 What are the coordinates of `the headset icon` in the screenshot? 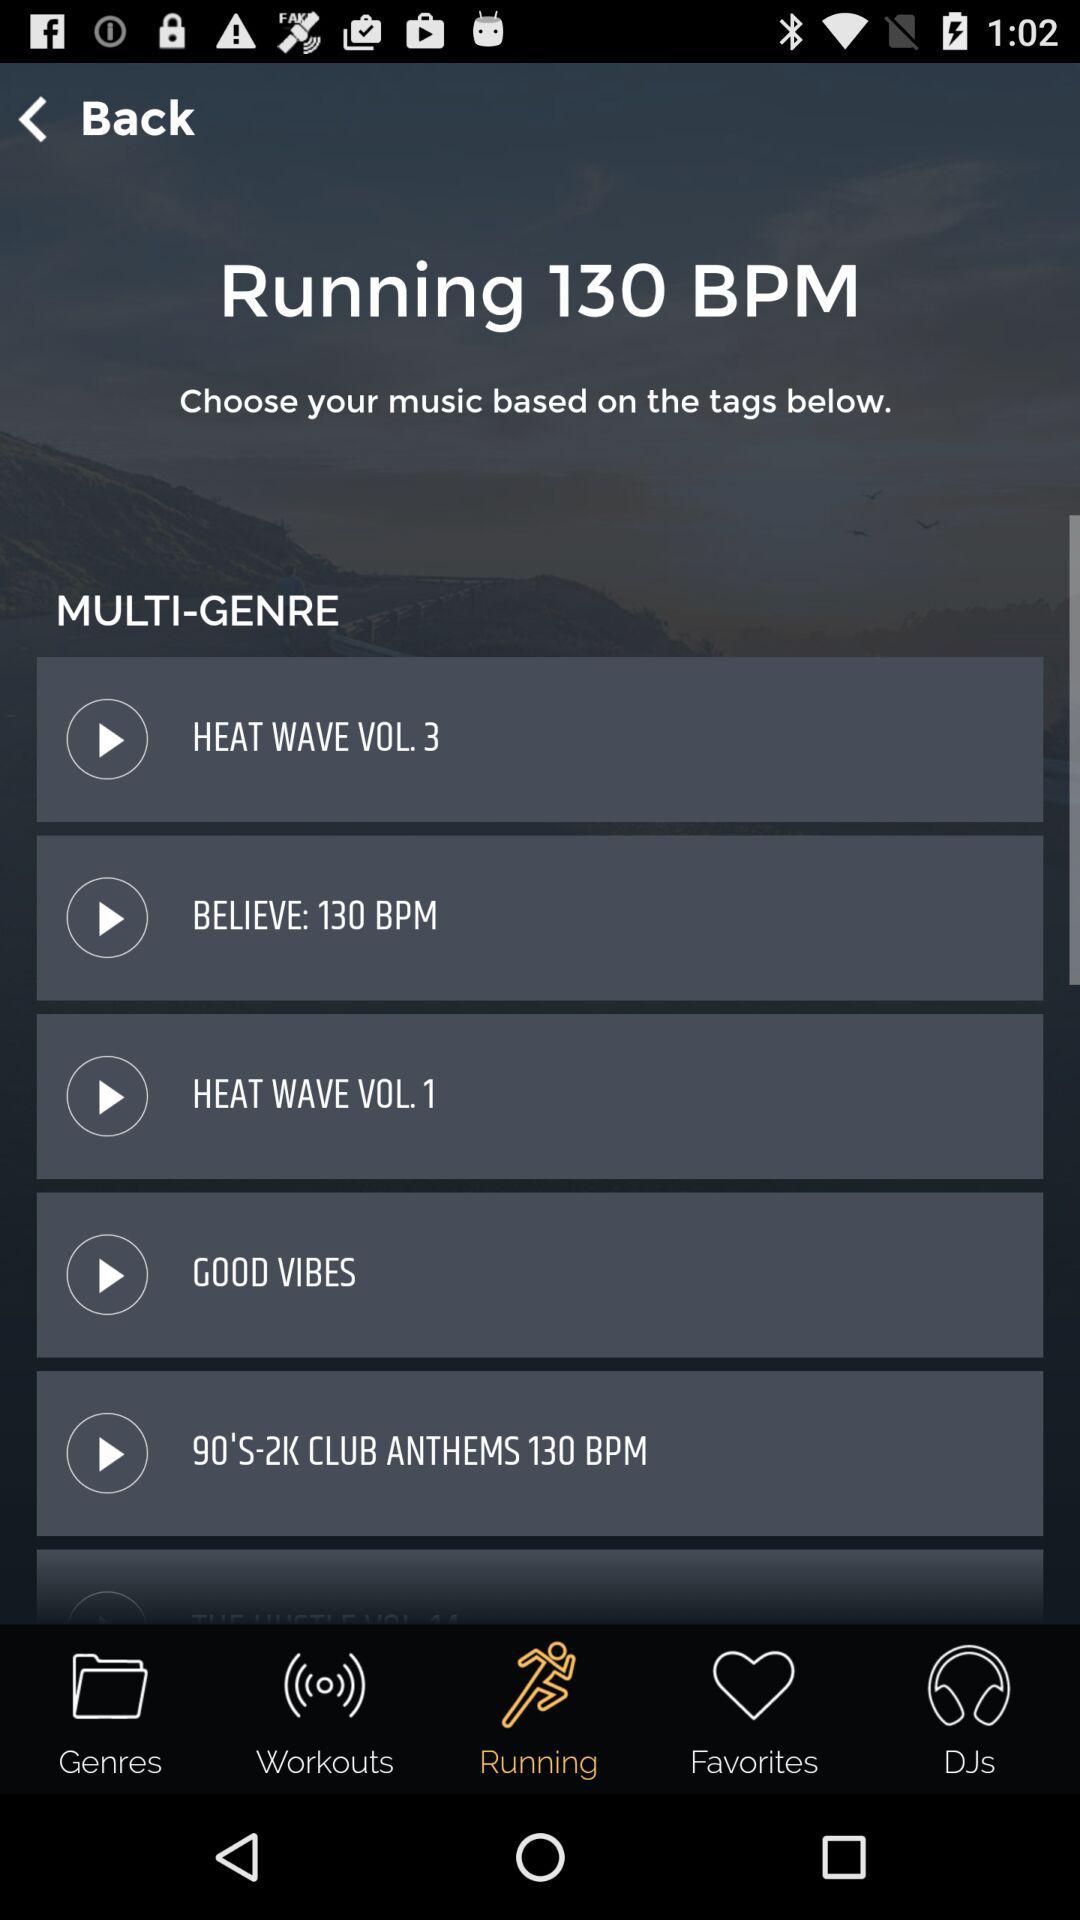 It's located at (967, 1684).